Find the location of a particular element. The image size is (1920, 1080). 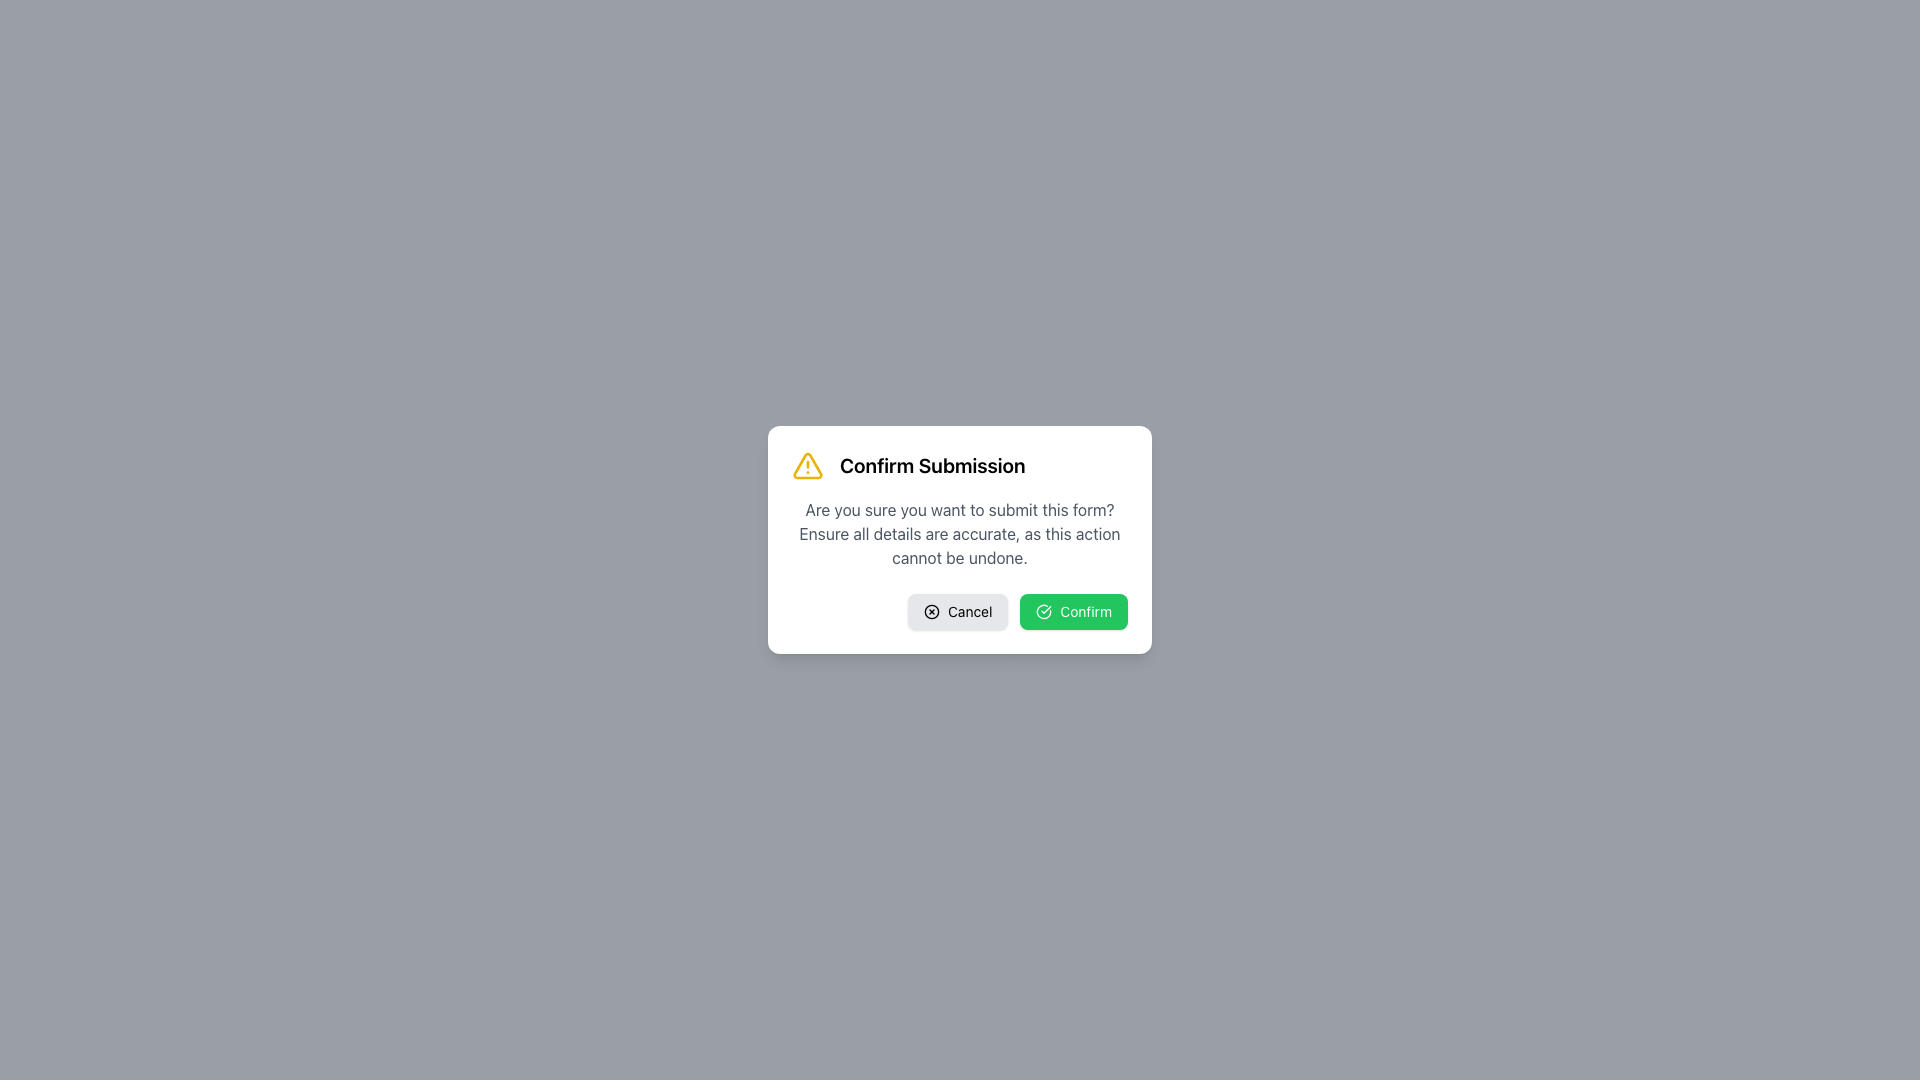

the green 'Confirm' button with rounded edges located at the bottom-right of the modal dialog box to confirm the operation is located at coordinates (1073, 611).